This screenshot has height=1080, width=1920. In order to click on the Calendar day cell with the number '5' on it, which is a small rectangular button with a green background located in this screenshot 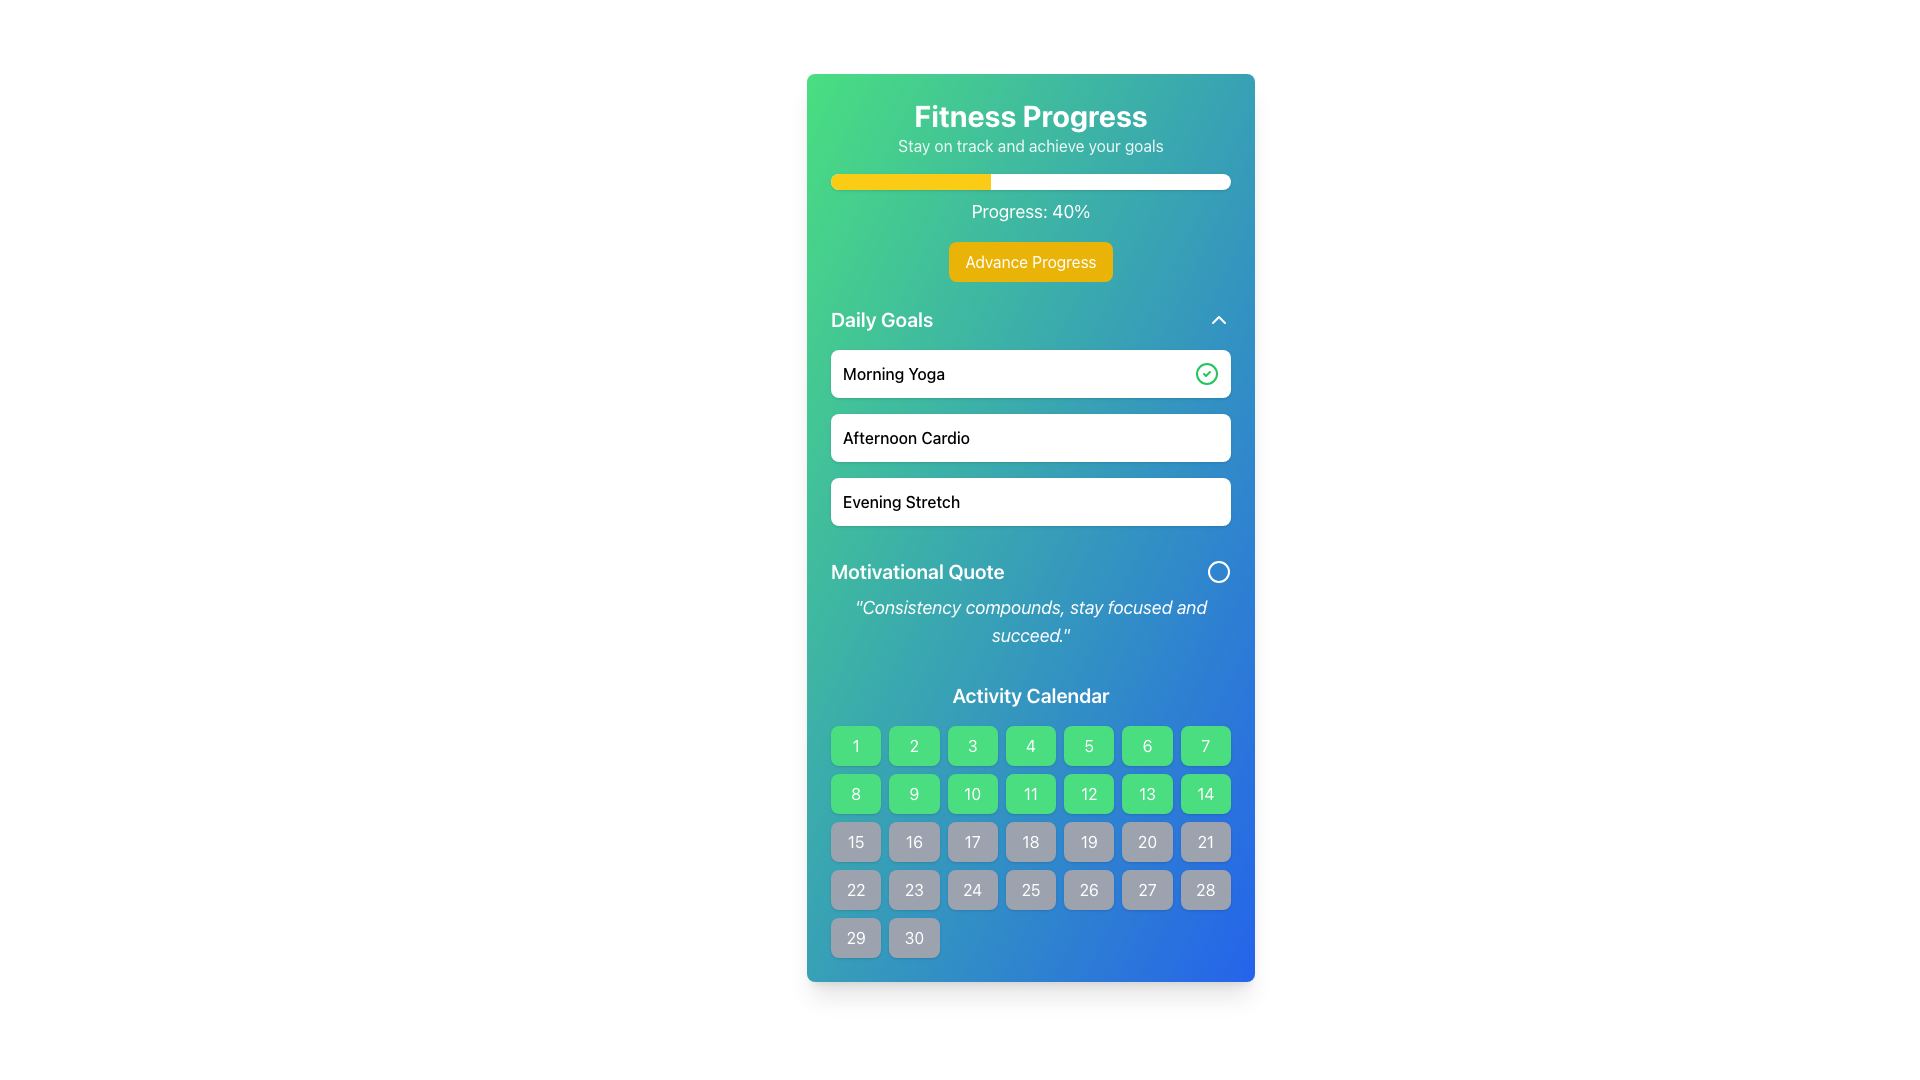, I will do `click(1088, 745)`.